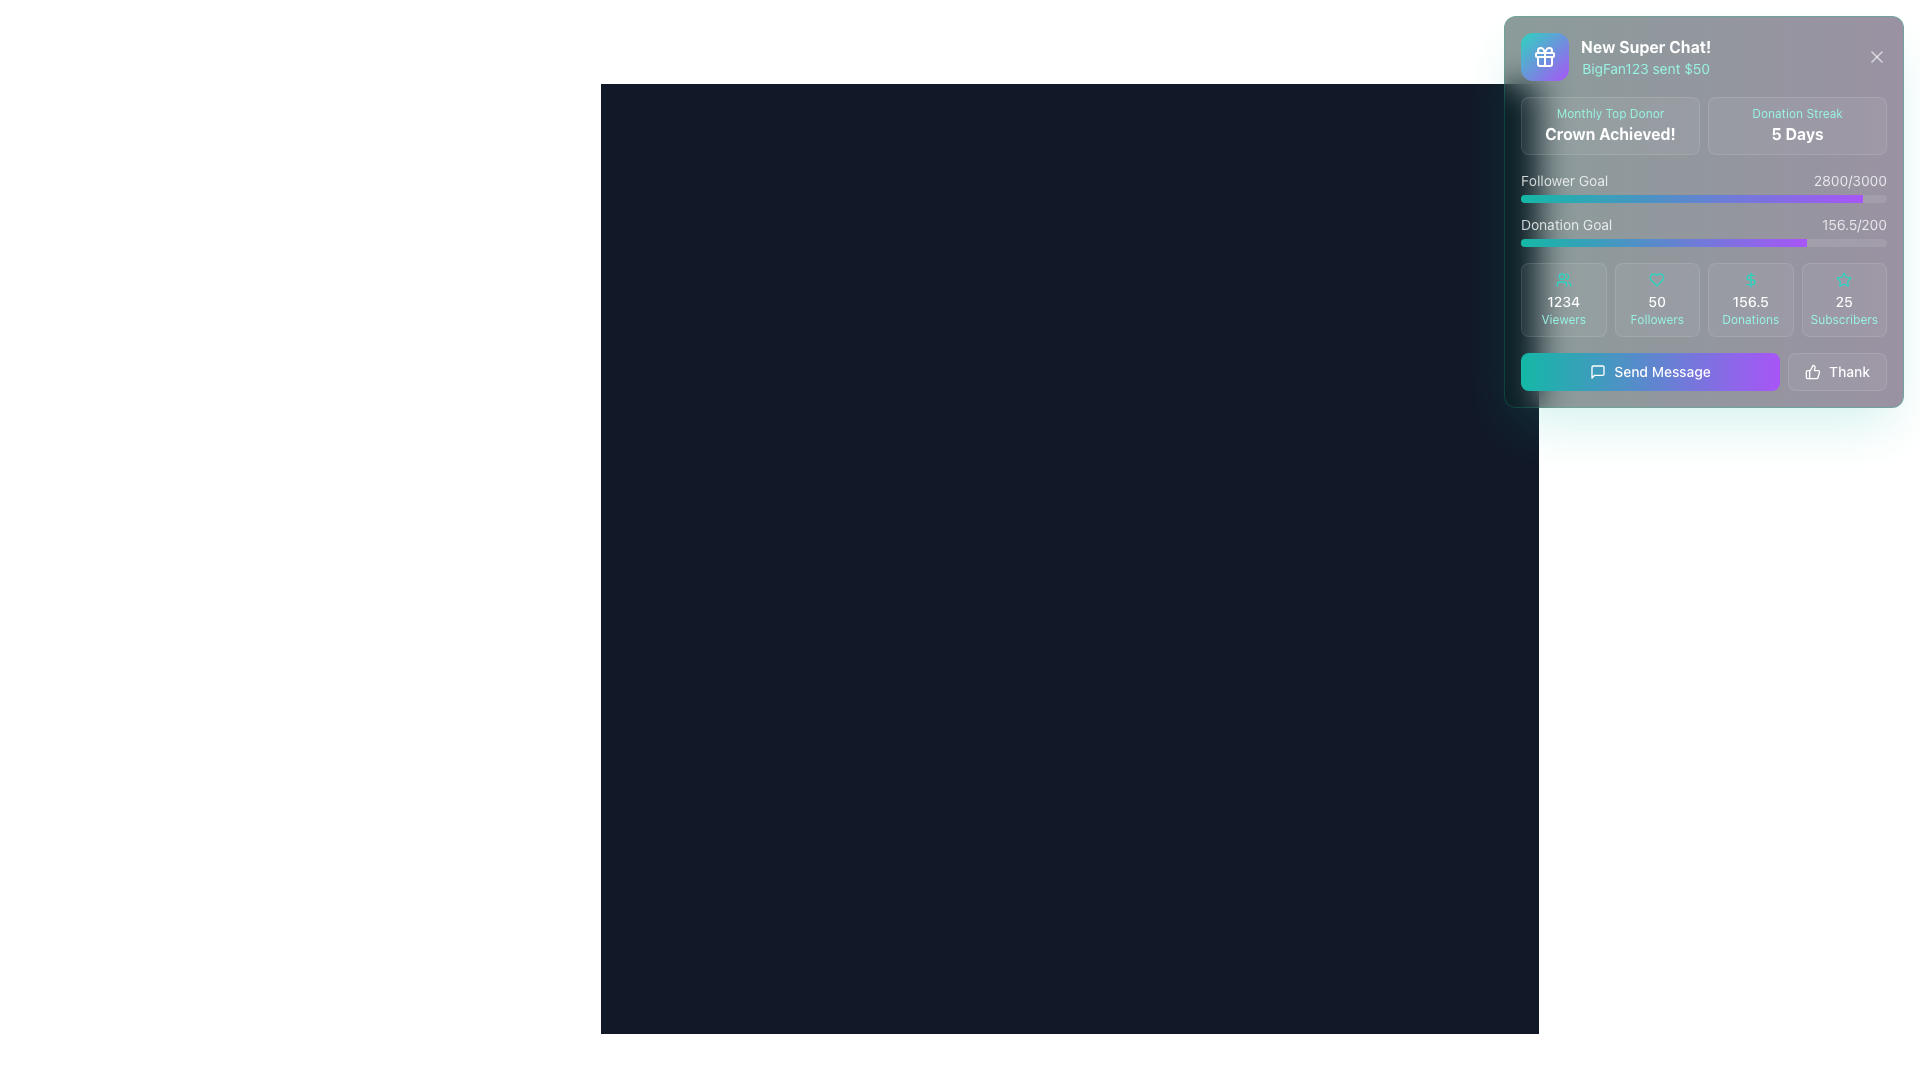  I want to click on the Information Display Block that shows the count of subscribers, located at the bottom-right of the card in a grid layout, so click(1843, 300).